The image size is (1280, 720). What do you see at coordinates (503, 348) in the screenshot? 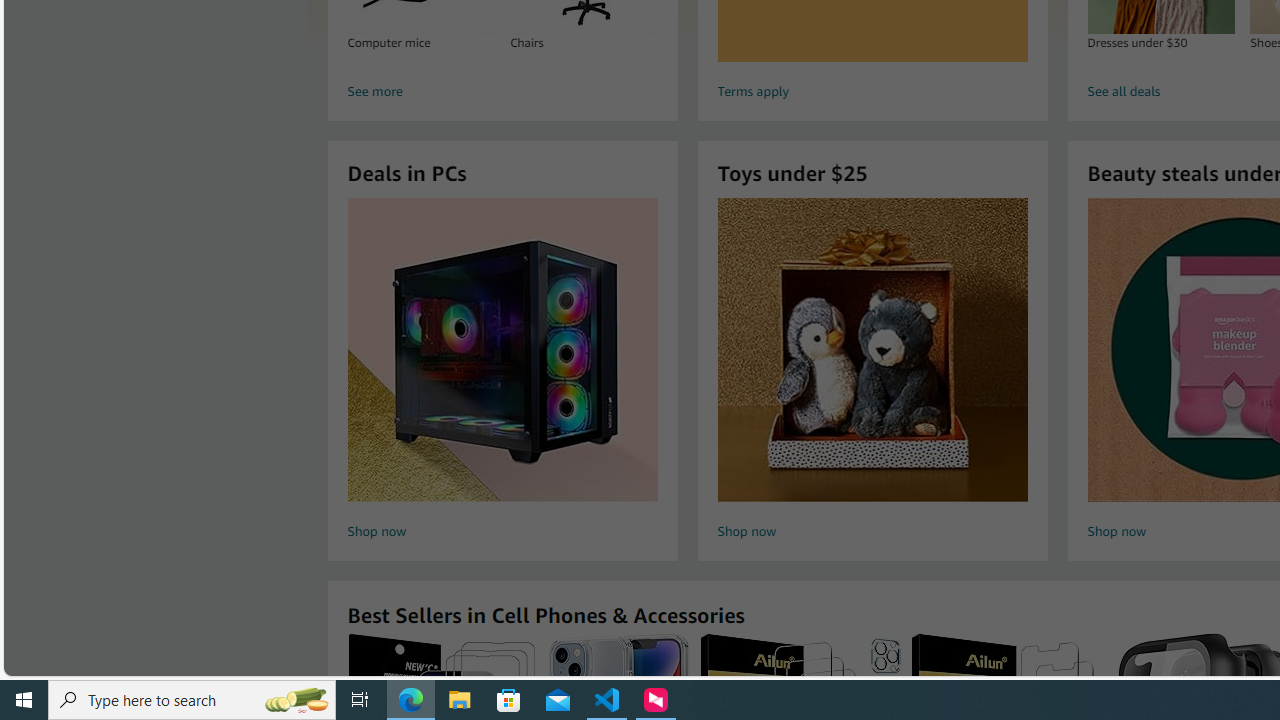
I see `'Deals in PCs'` at bounding box center [503, 348].